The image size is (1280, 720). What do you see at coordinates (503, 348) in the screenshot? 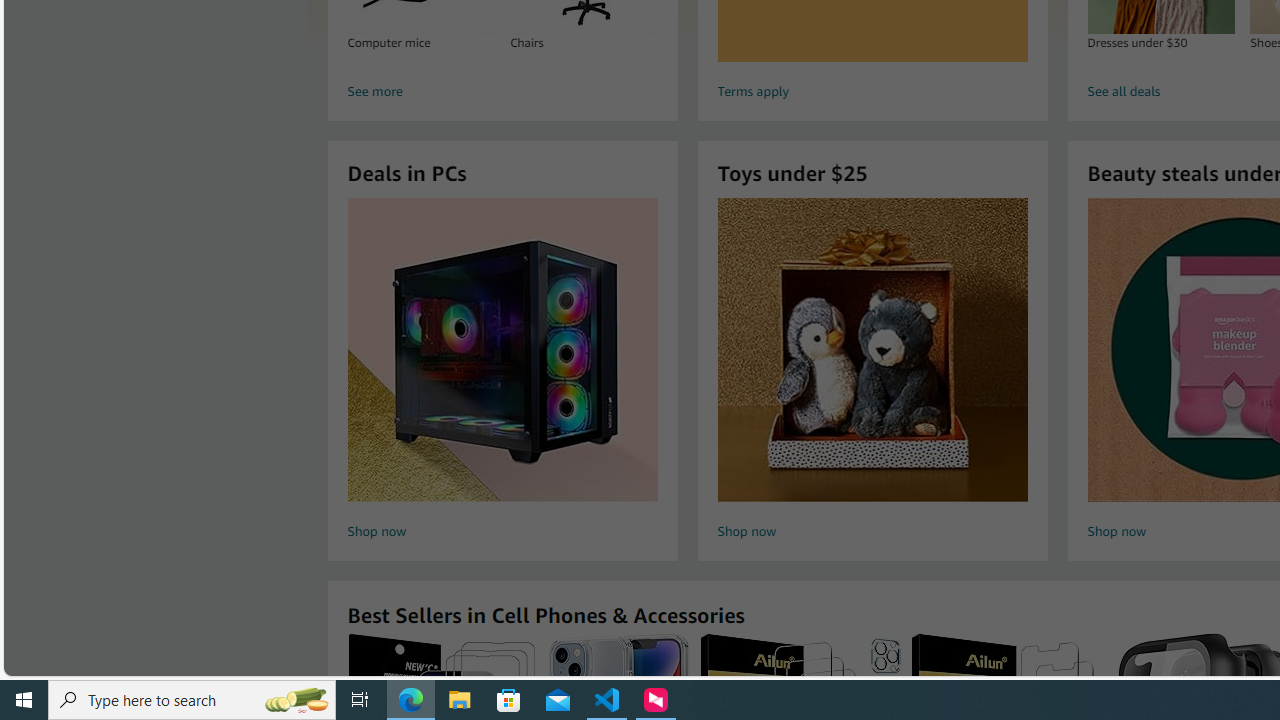
I see `'Deals in PCs'` at bounding box center [503, 348].